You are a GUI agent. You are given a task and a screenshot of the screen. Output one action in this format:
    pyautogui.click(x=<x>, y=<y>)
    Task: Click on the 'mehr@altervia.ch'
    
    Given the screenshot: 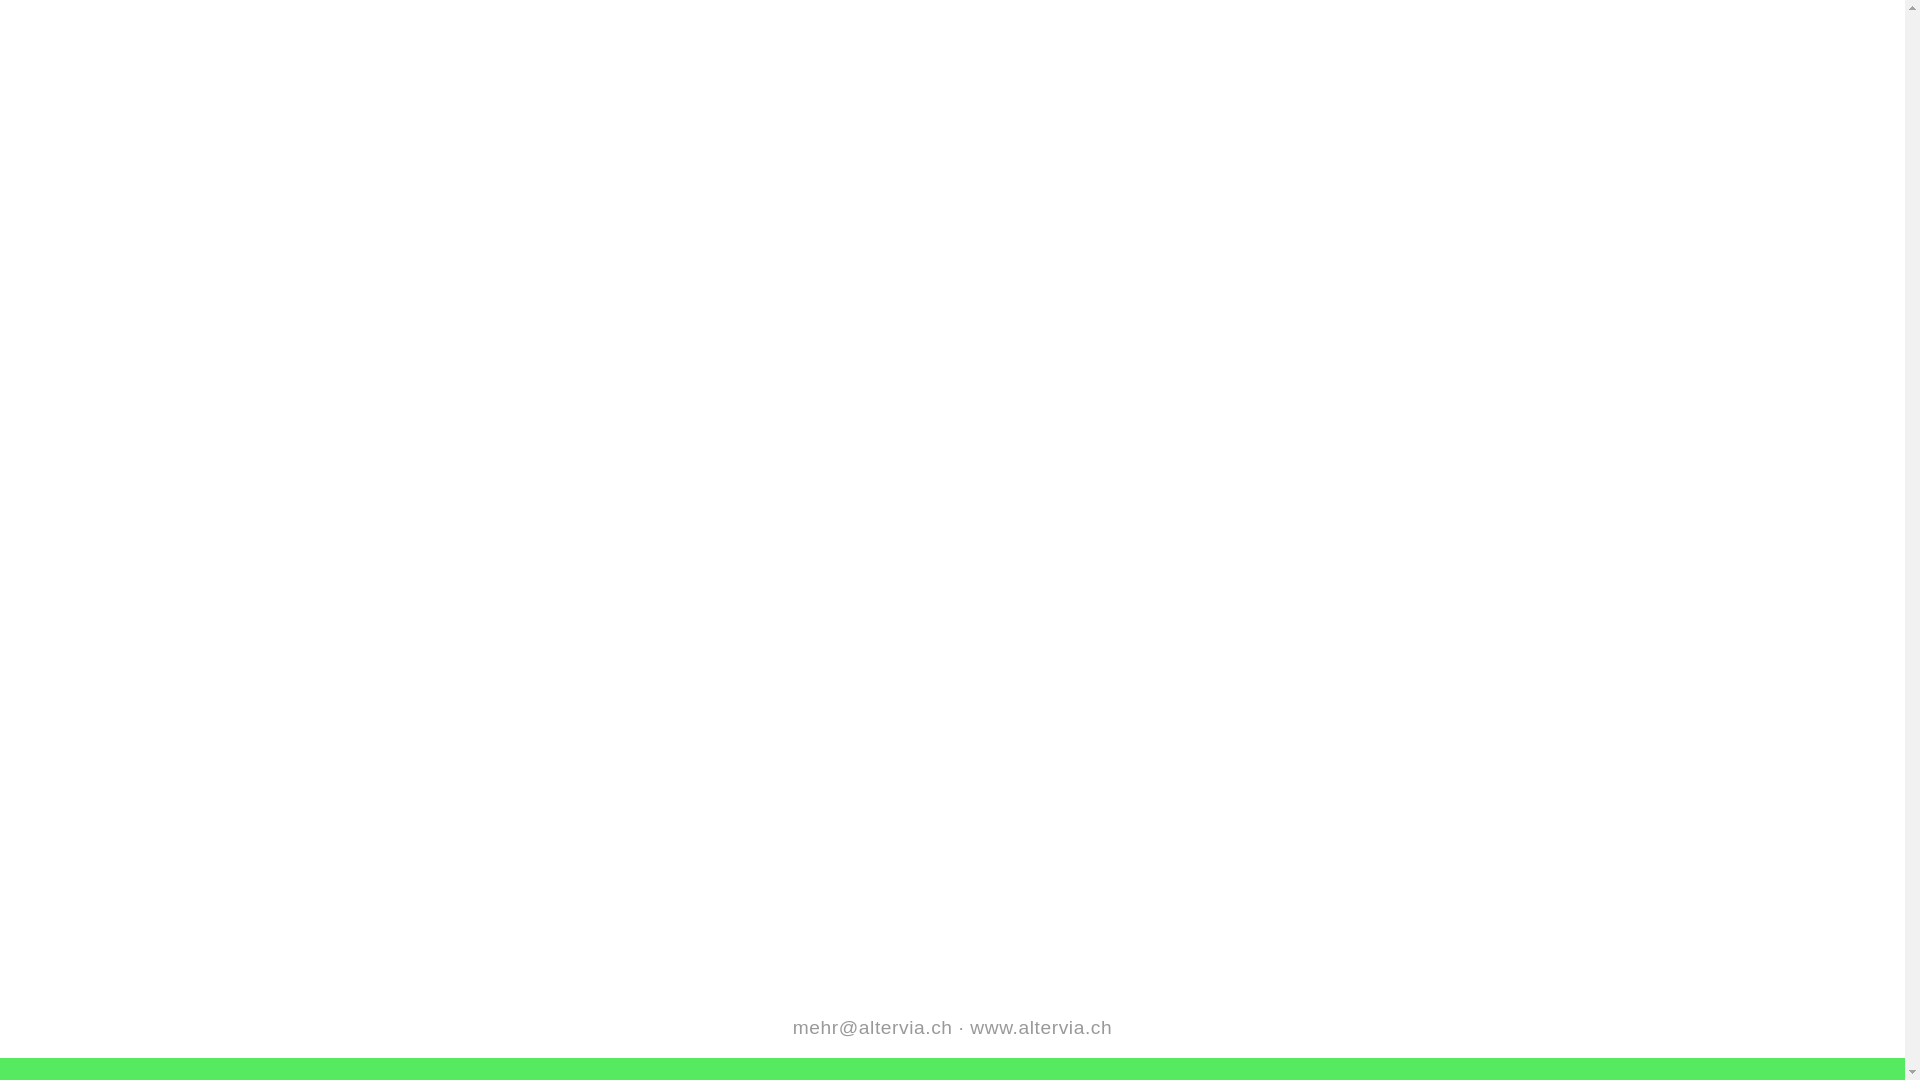 What is the action you would take?
    pyautogui.click(x=873, y=1027)
    